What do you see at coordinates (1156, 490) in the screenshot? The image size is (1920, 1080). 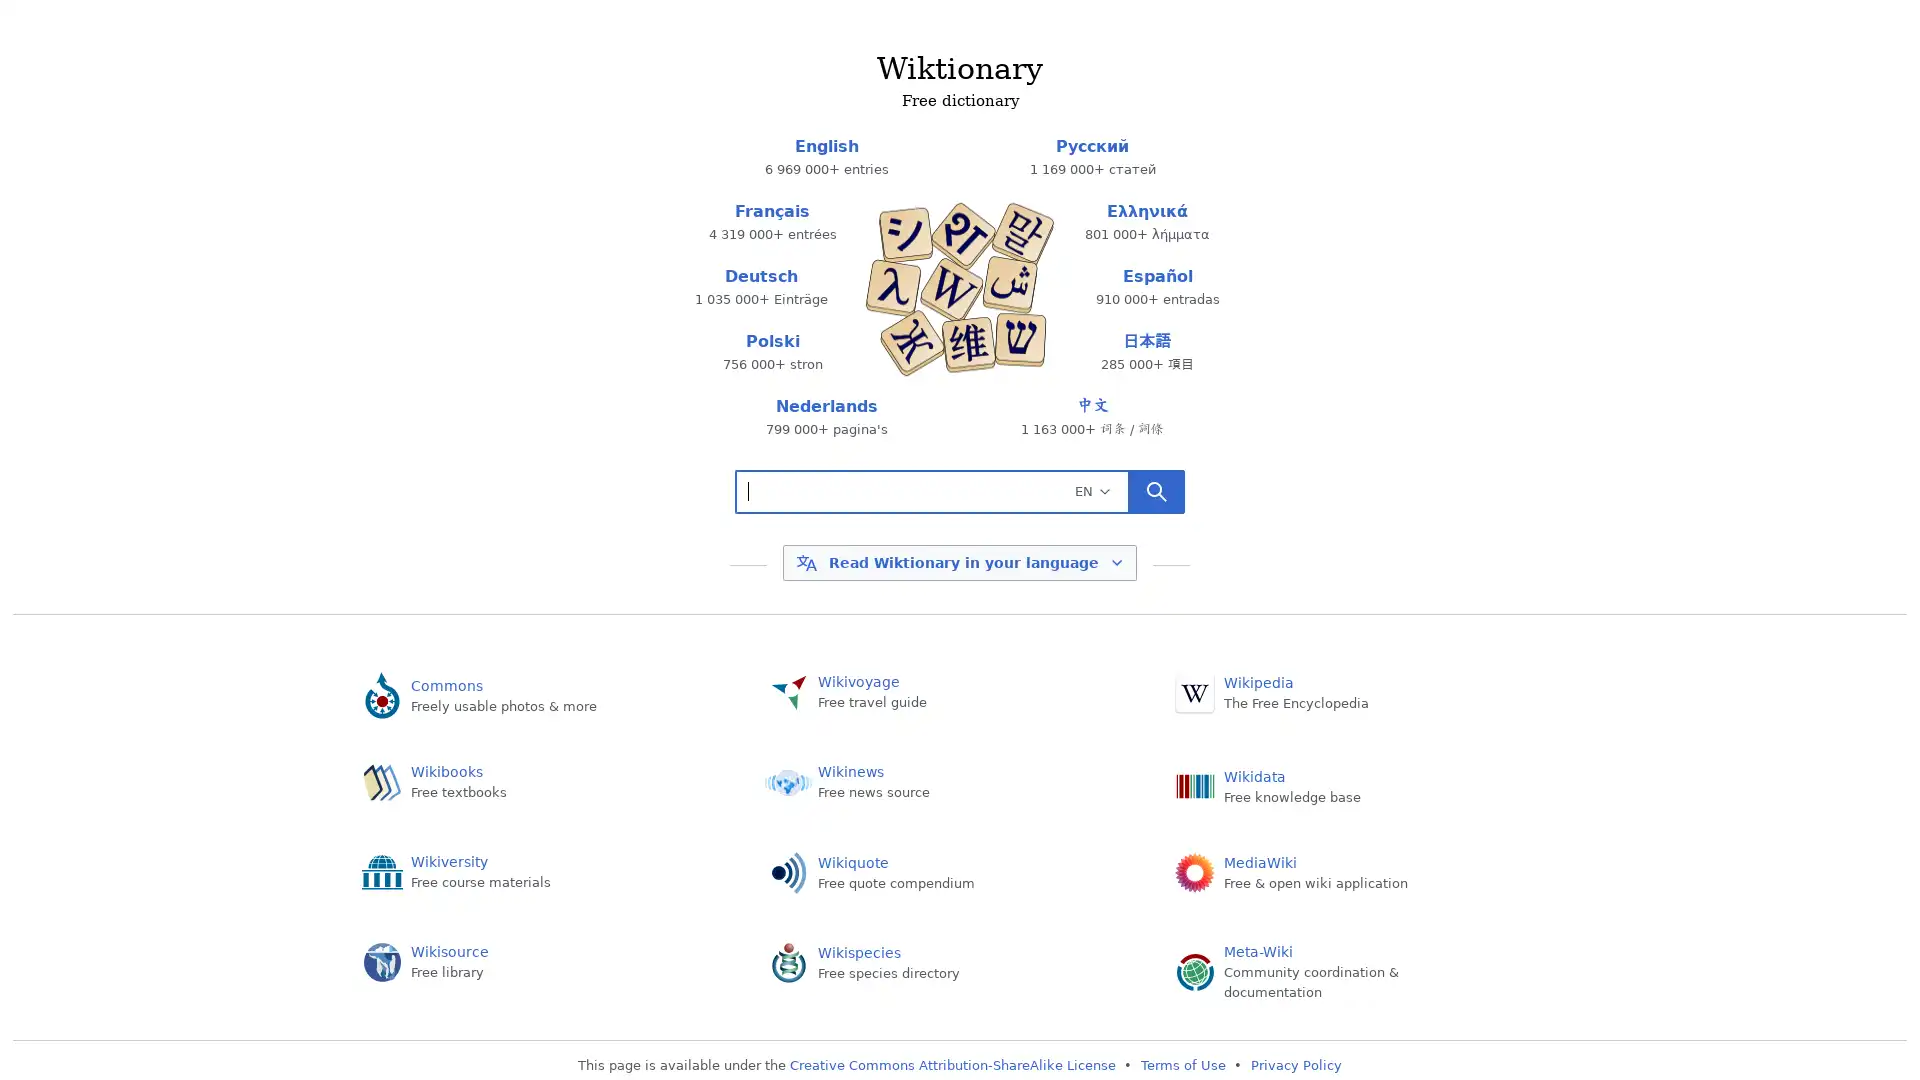 I see `Search` at bounding box center [1156, 490].